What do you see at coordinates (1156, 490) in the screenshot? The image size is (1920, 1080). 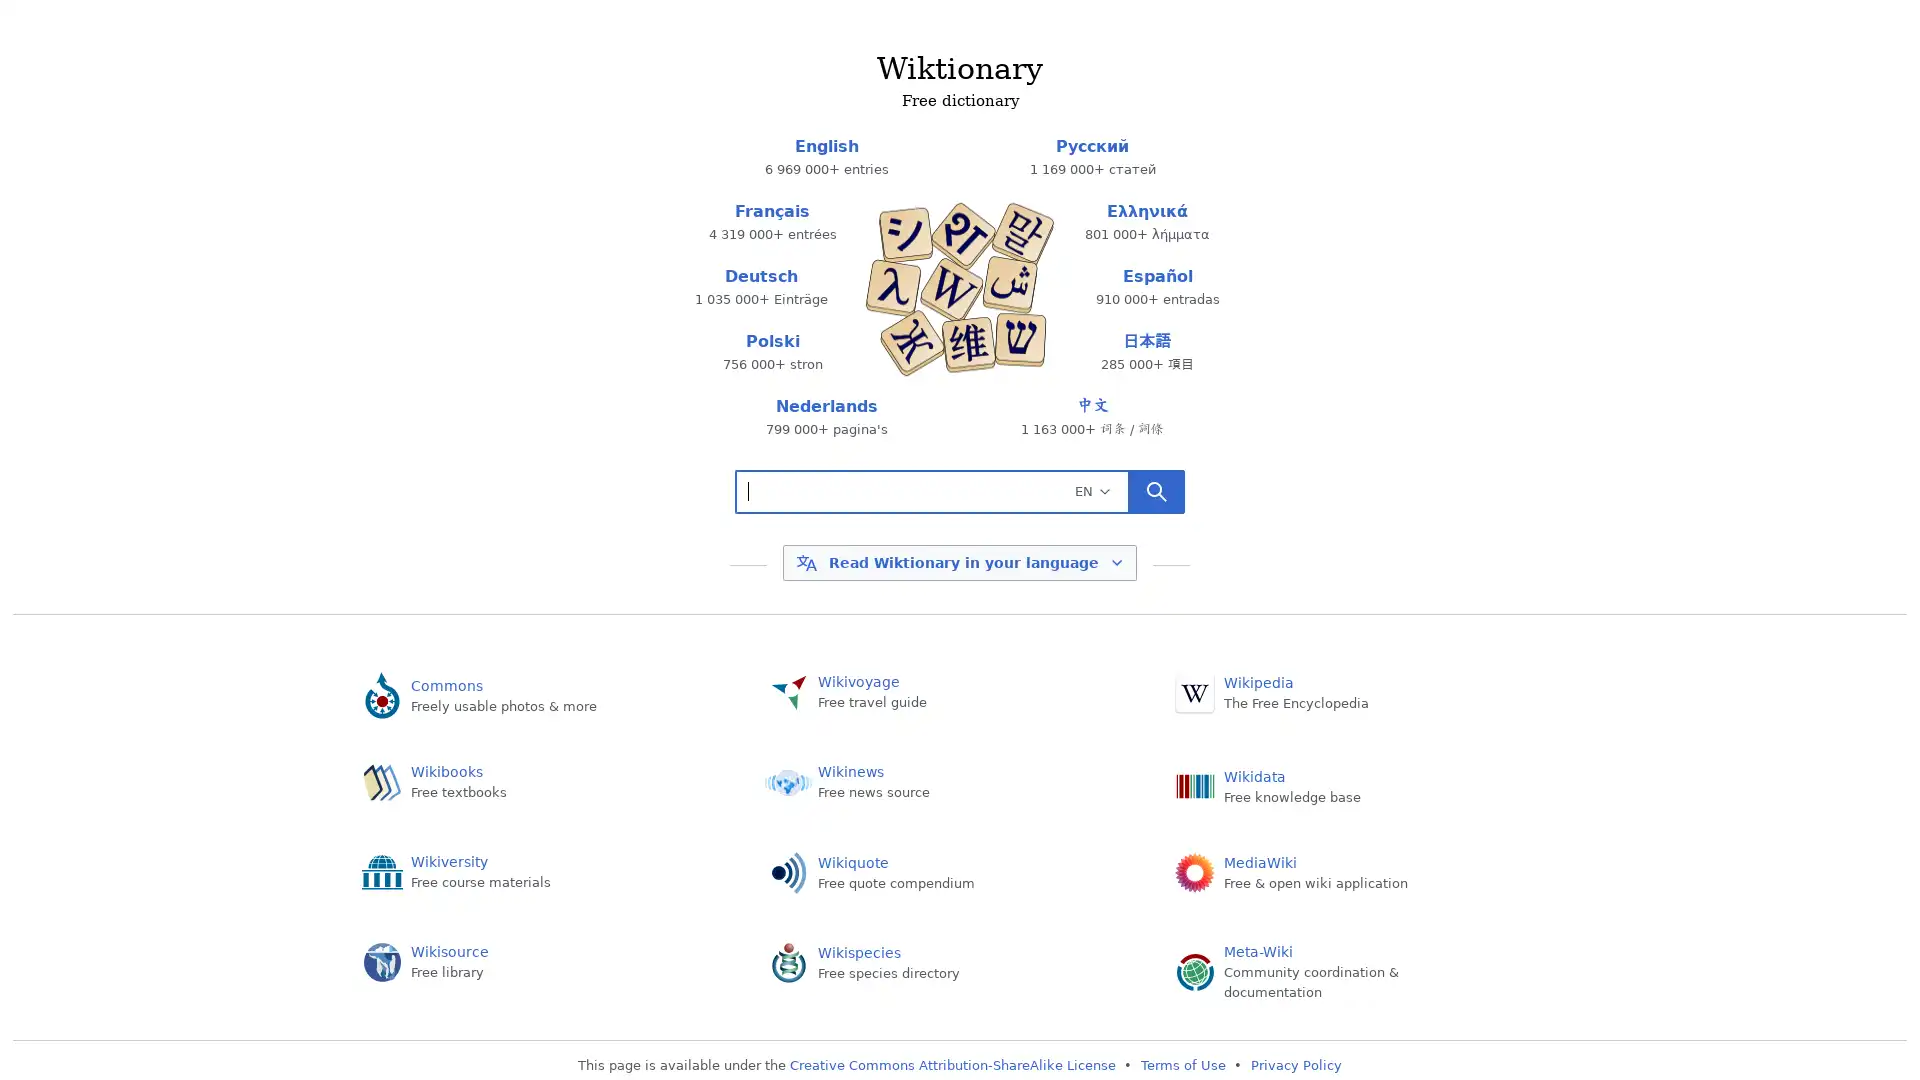 I see `Search` at bounding box center [1156, 490].